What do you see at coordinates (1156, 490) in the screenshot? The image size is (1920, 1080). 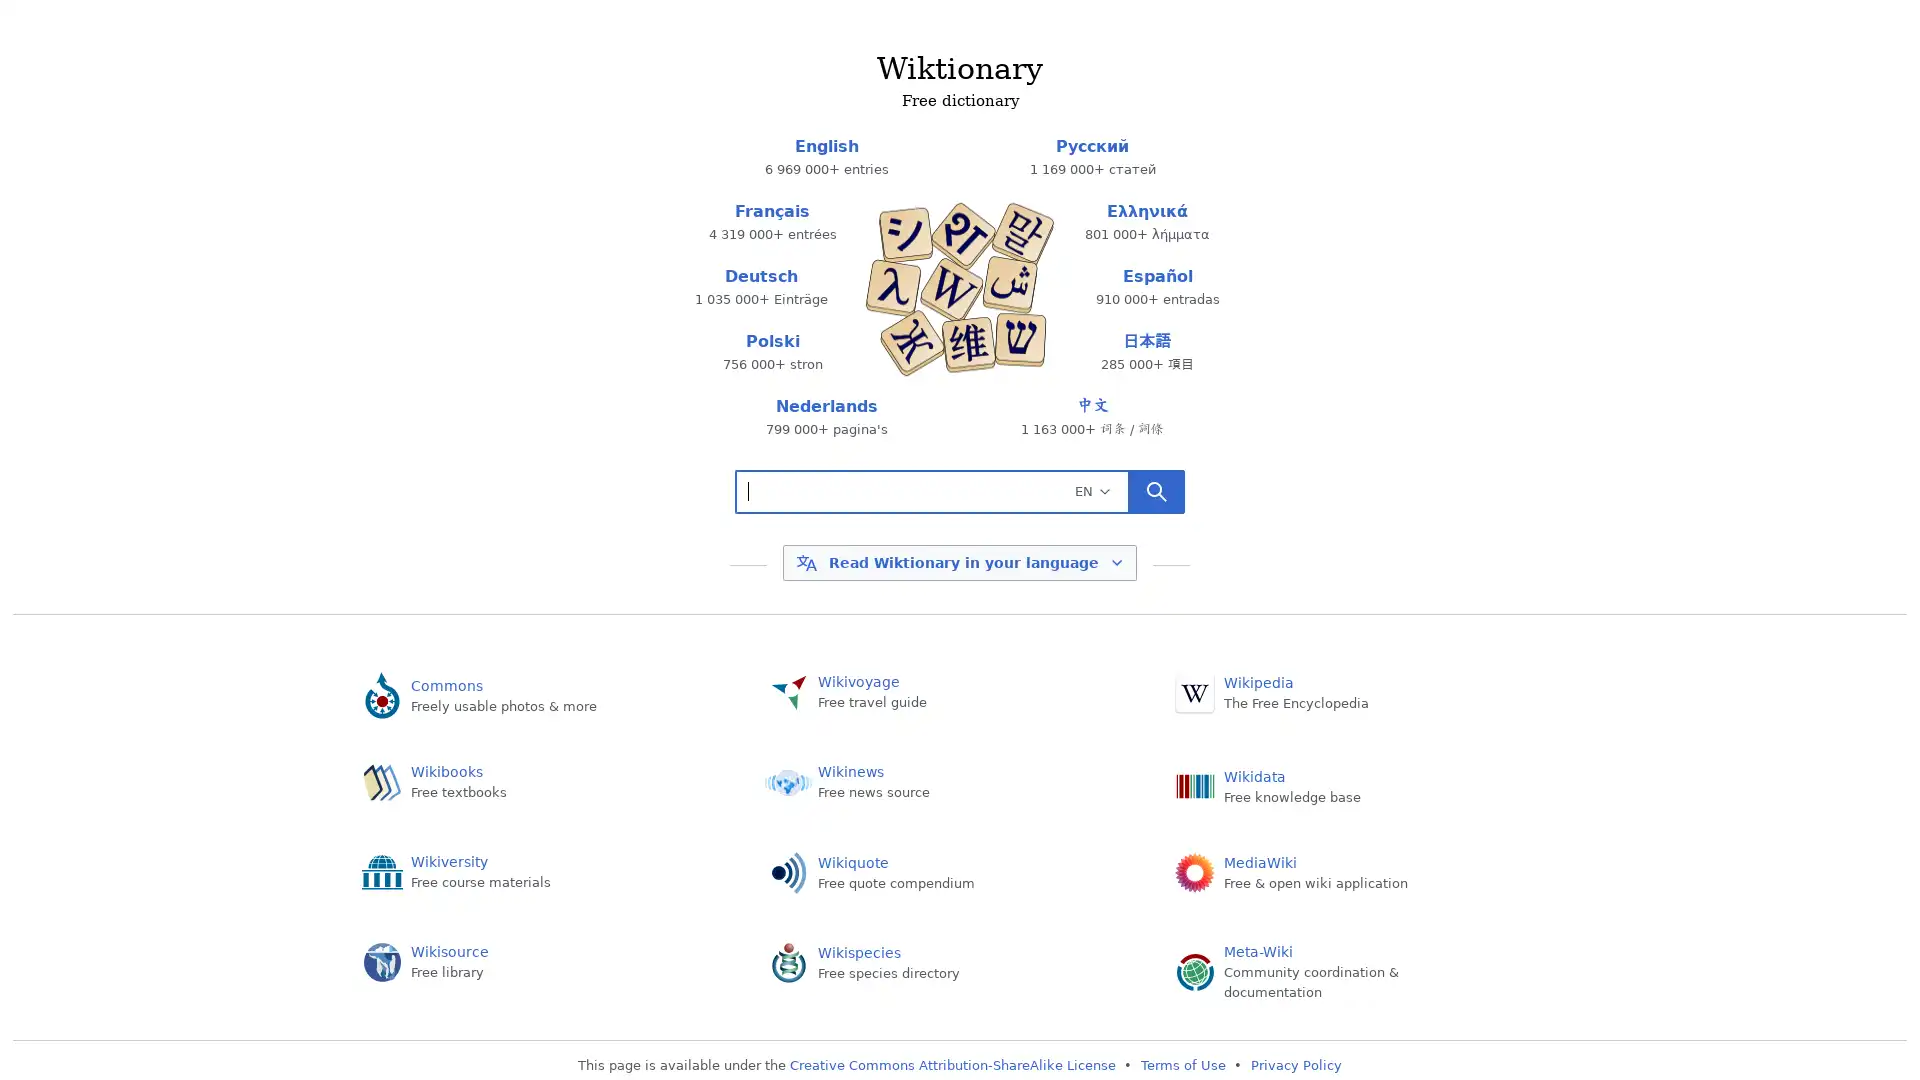 I see `Search` at bounding box center [1156, 490].